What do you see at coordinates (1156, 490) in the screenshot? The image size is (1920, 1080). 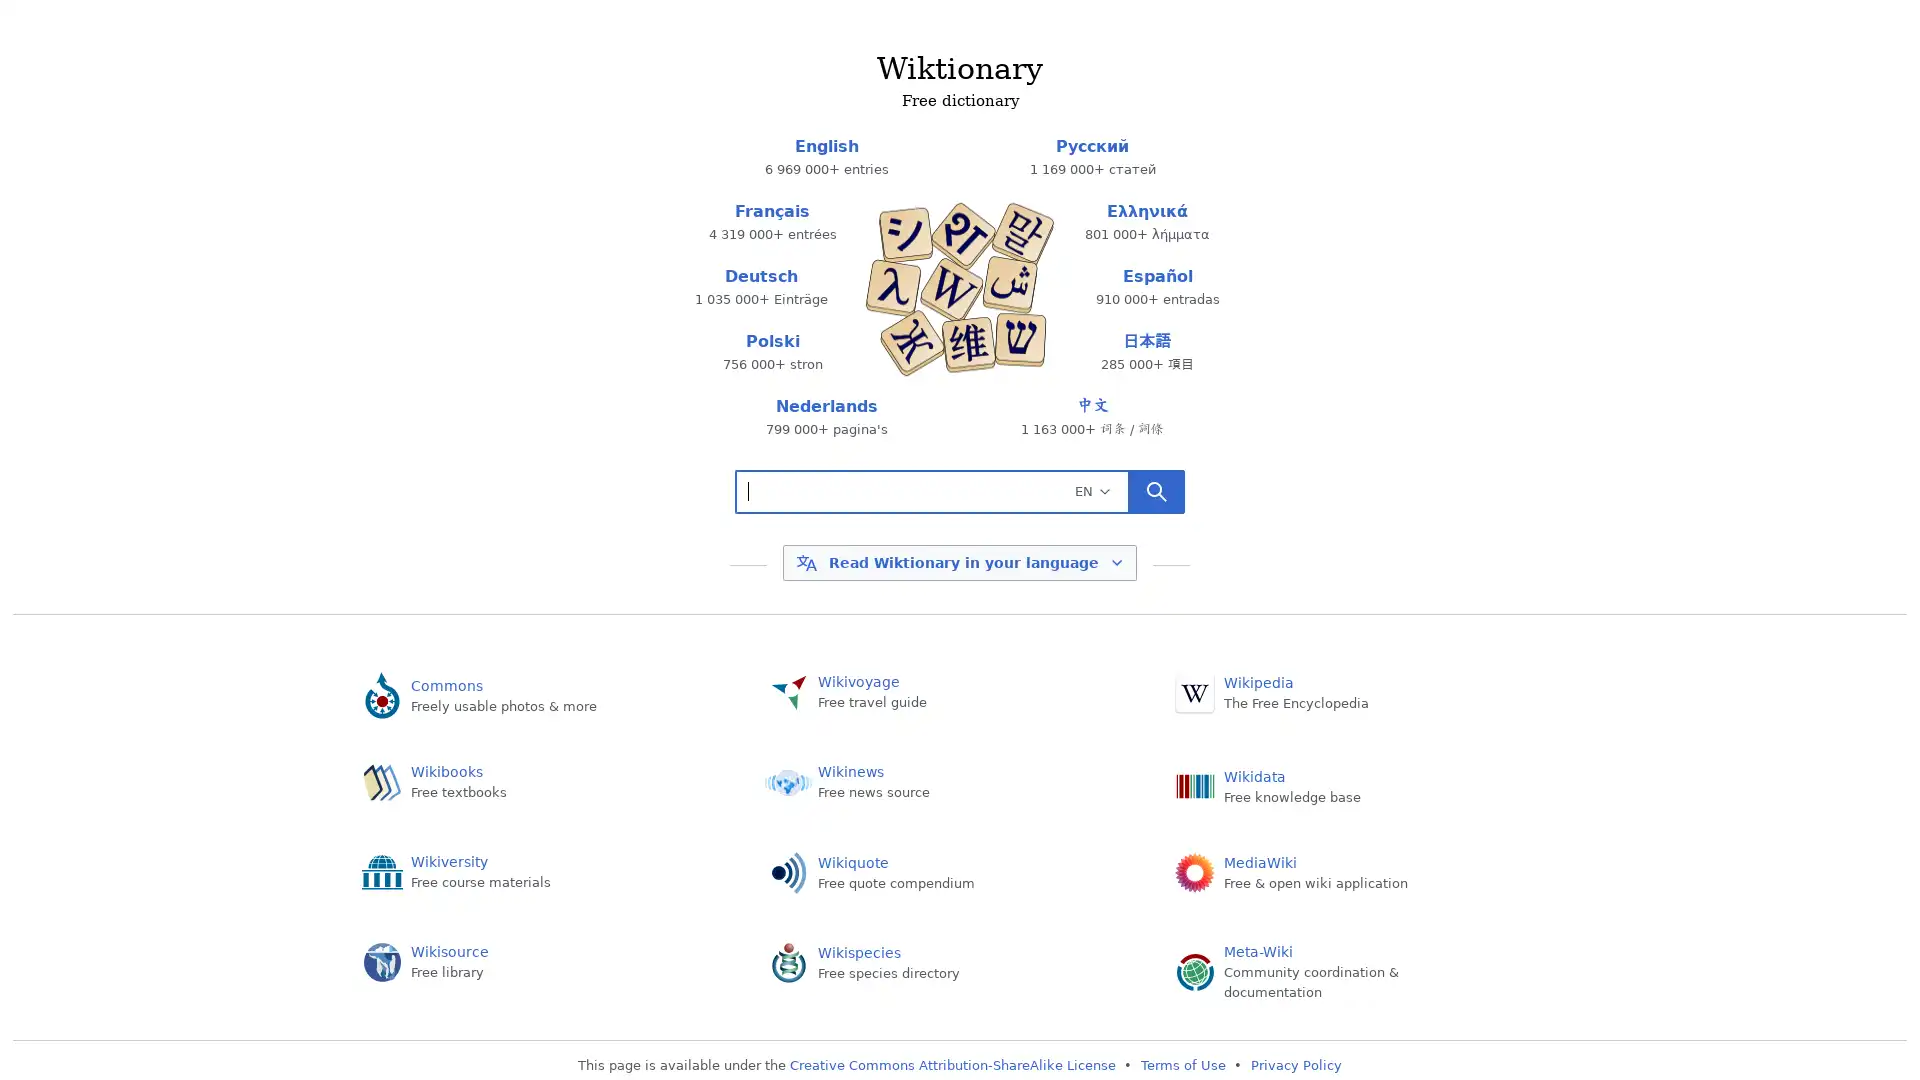 I see `Search` at bounding box center [1156, 490].